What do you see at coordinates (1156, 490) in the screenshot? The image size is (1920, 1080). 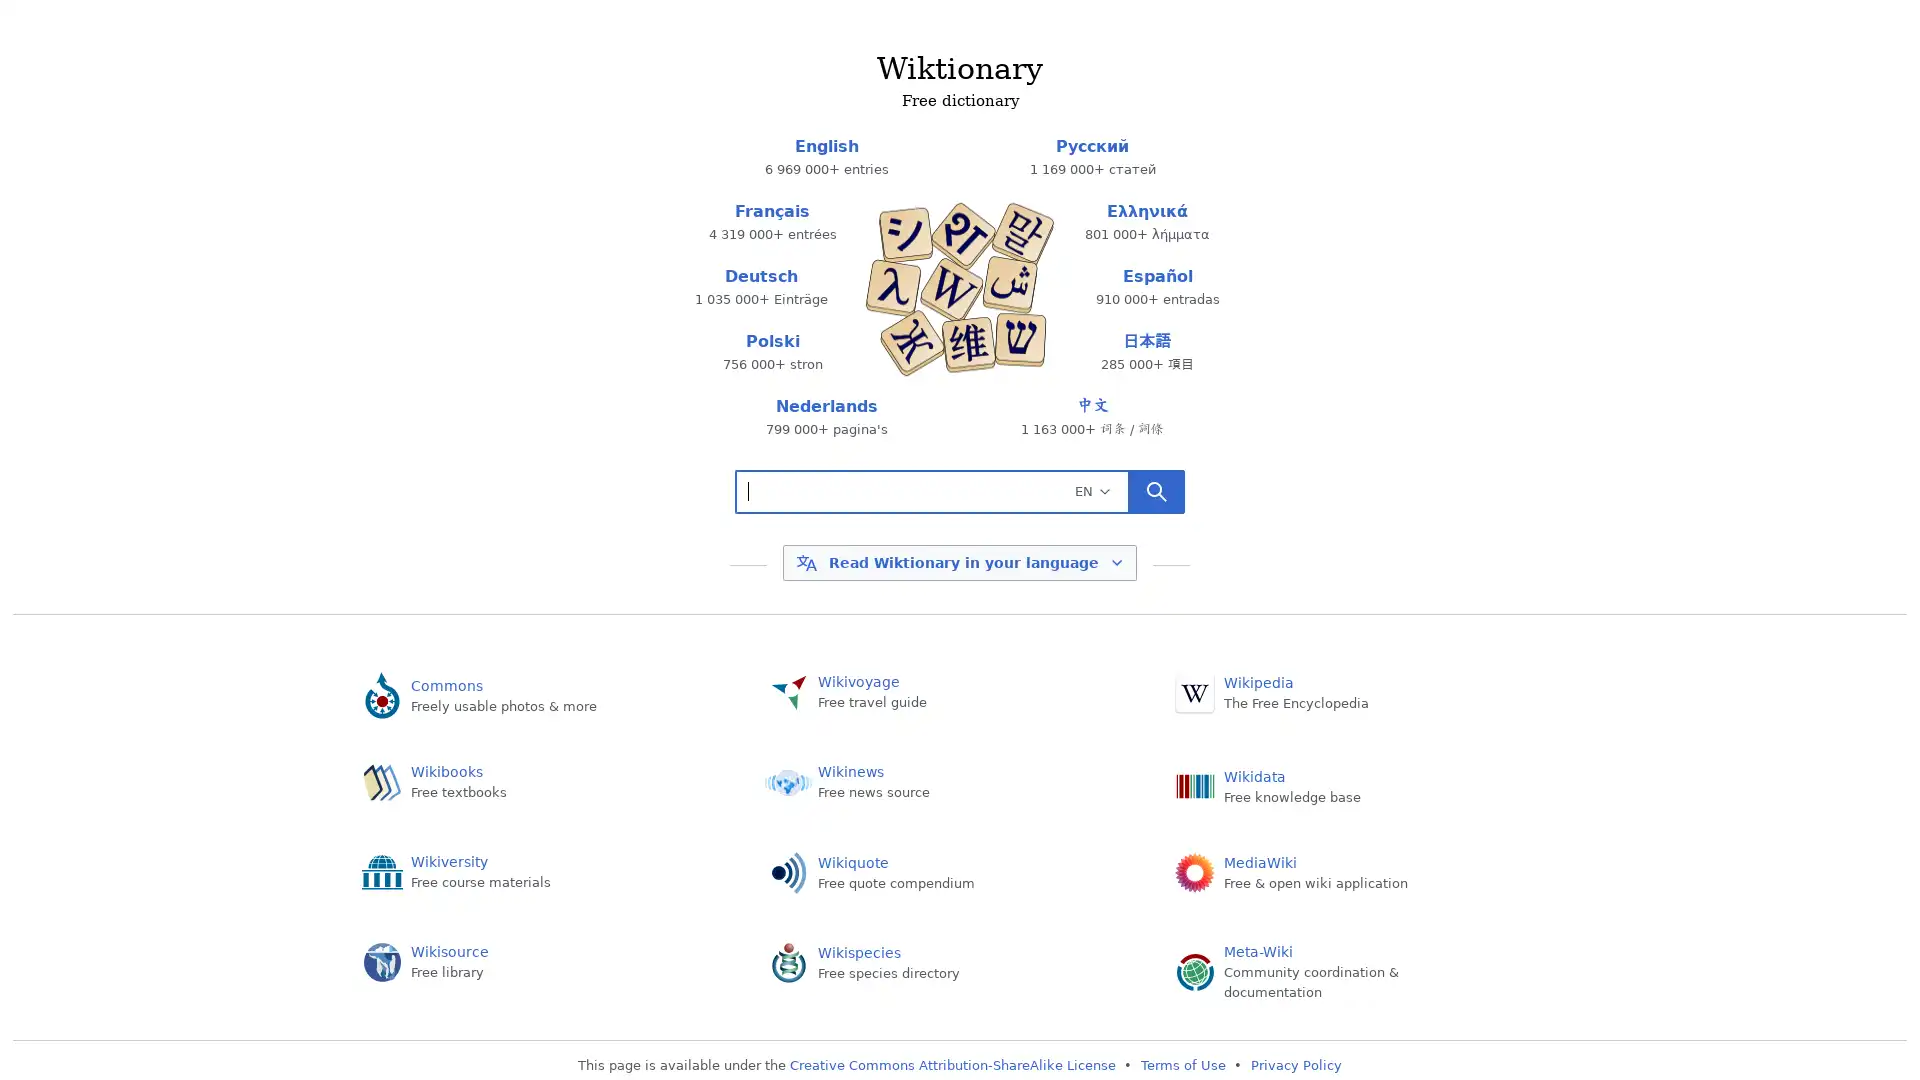 I see `Search` at bounding box center [1156, 490].